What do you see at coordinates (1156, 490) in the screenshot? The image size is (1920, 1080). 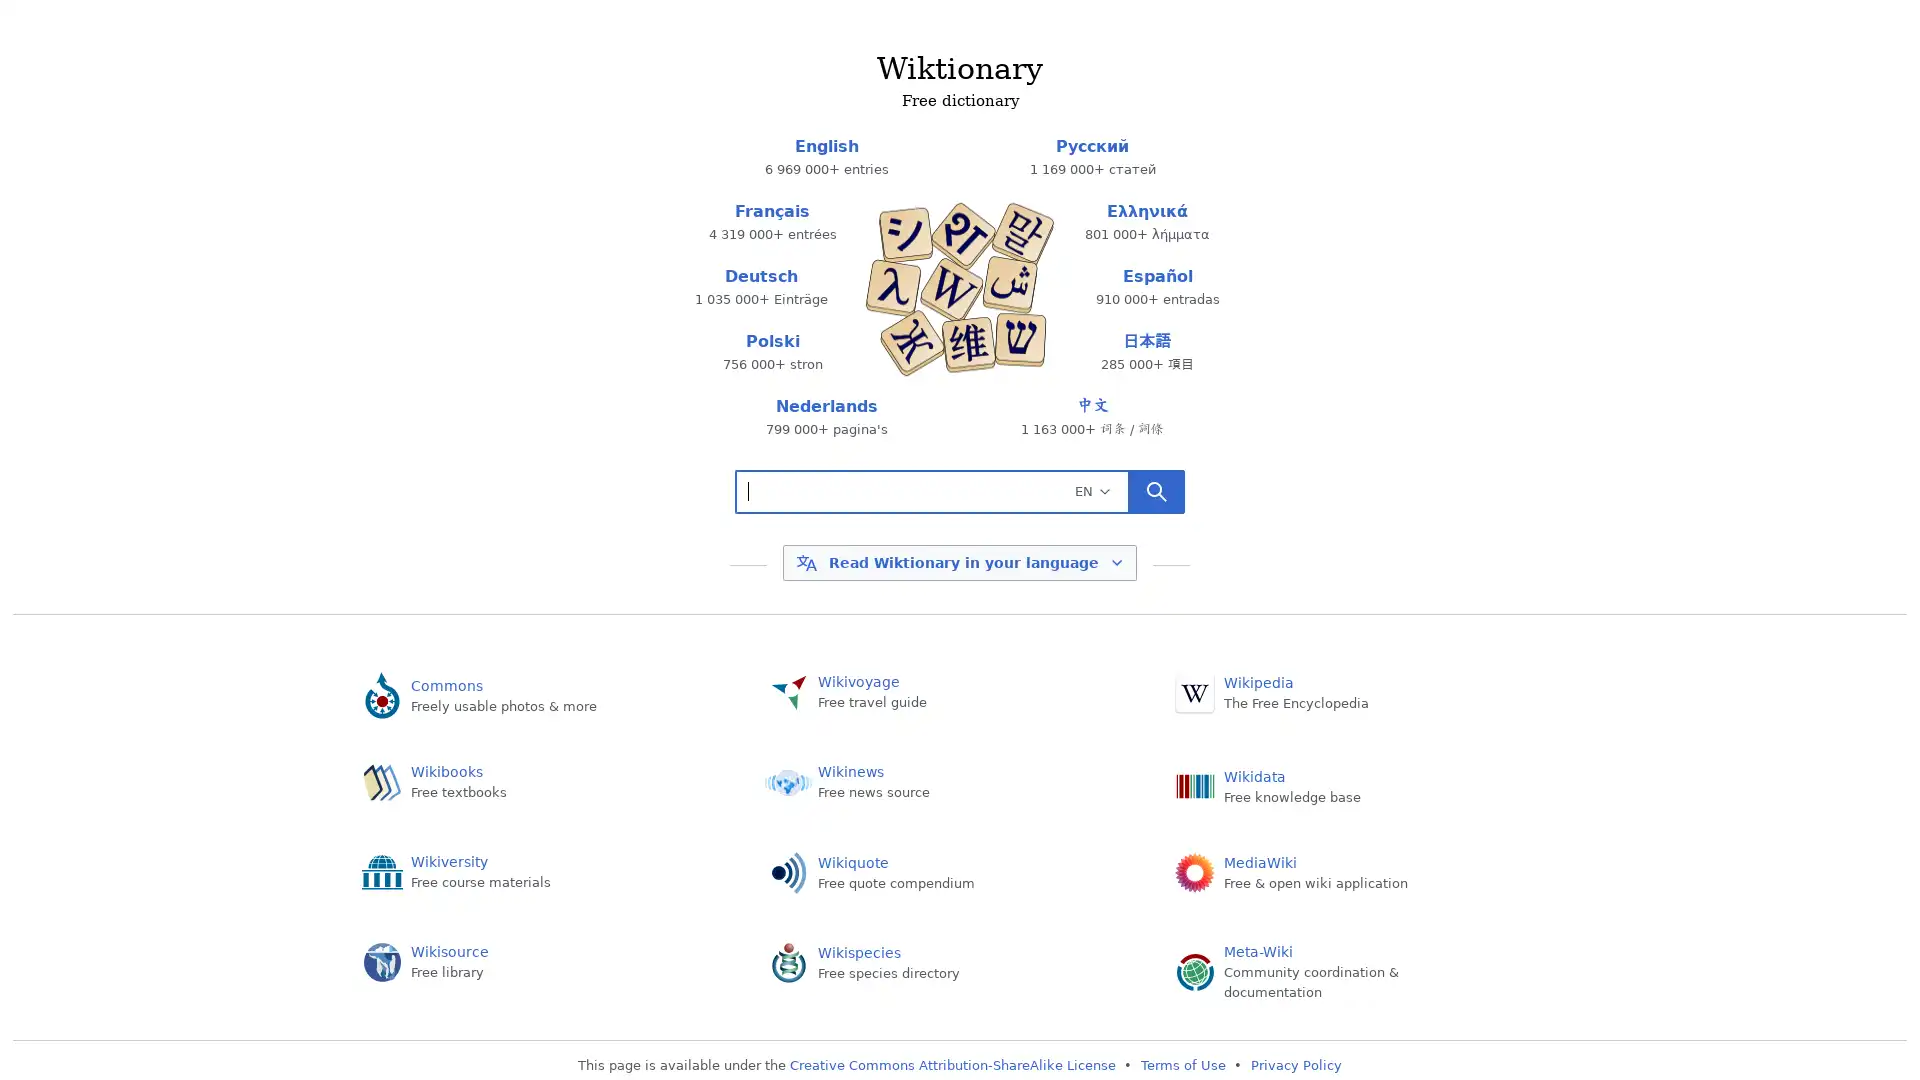 I see `Search` at bounding box center [1156, 490].